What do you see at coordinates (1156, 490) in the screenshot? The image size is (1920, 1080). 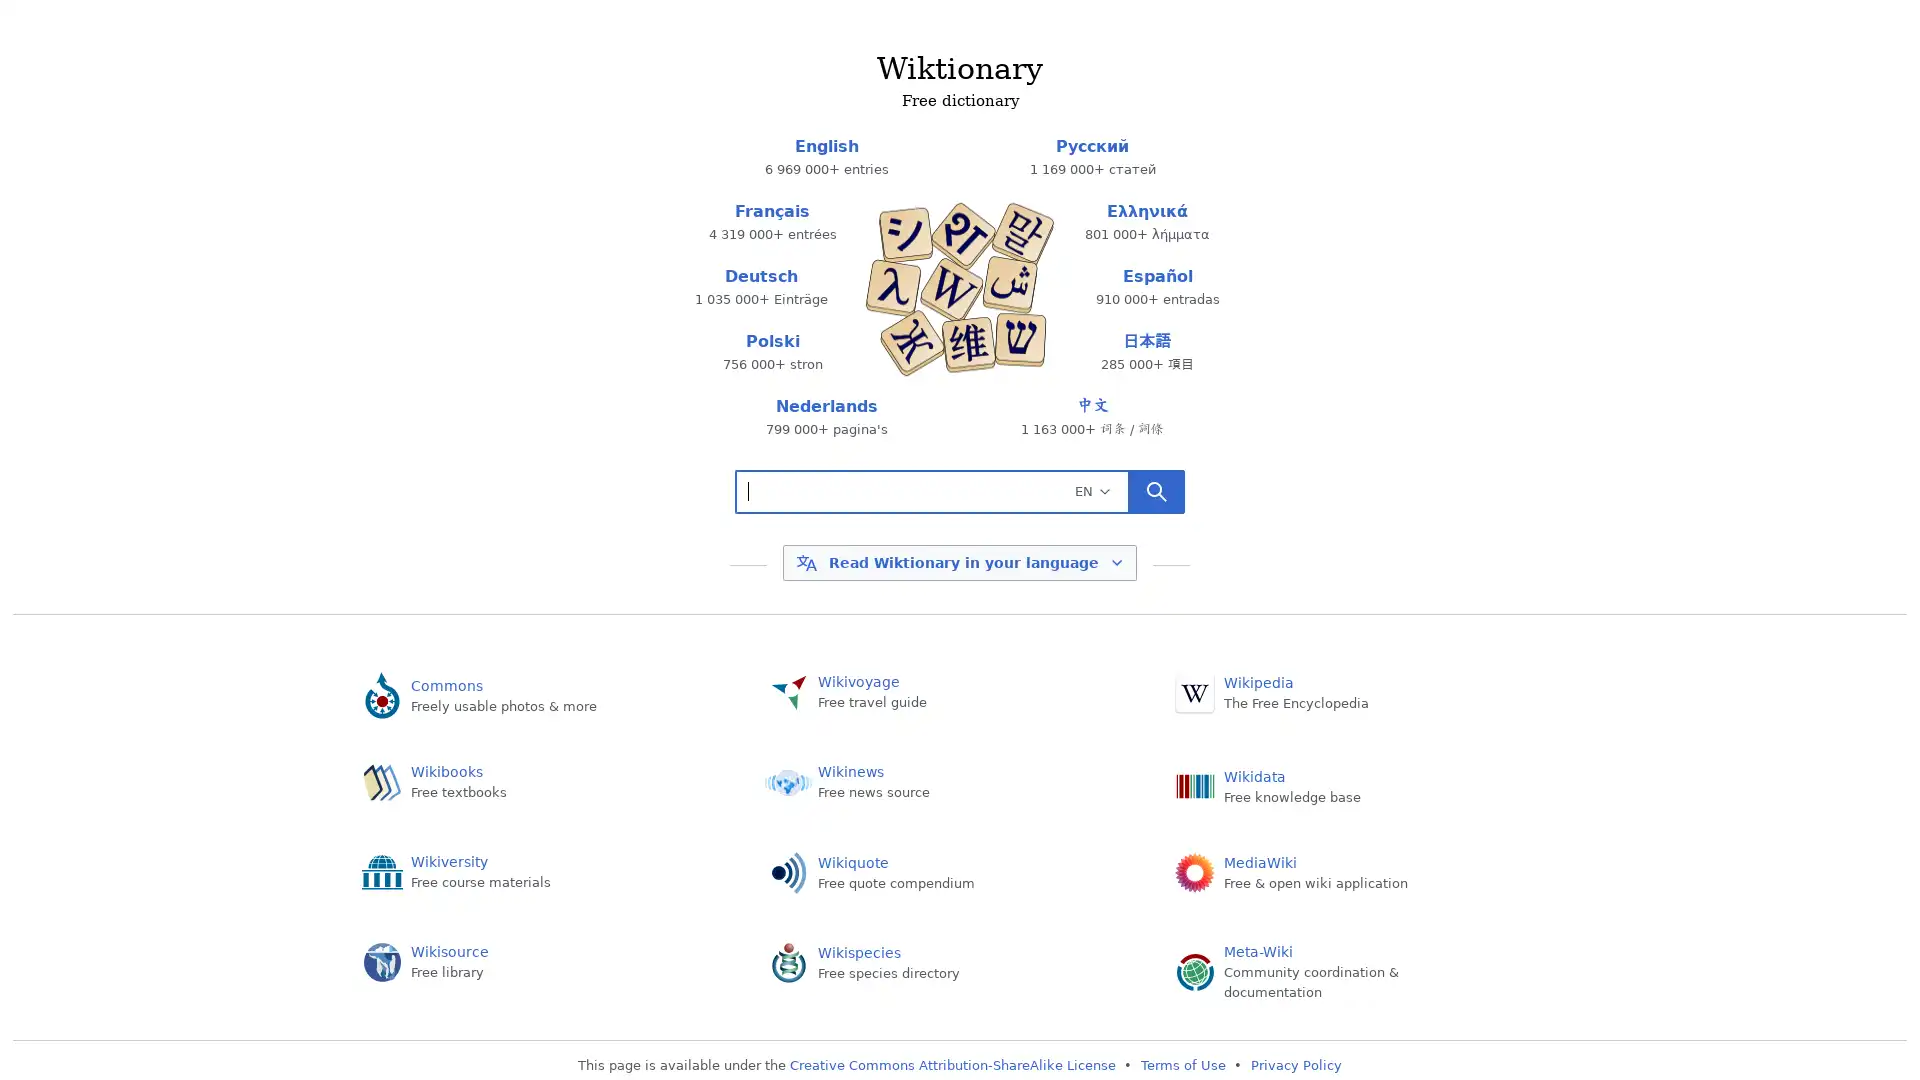 I see `Search` at bounding box center [1156, 490].